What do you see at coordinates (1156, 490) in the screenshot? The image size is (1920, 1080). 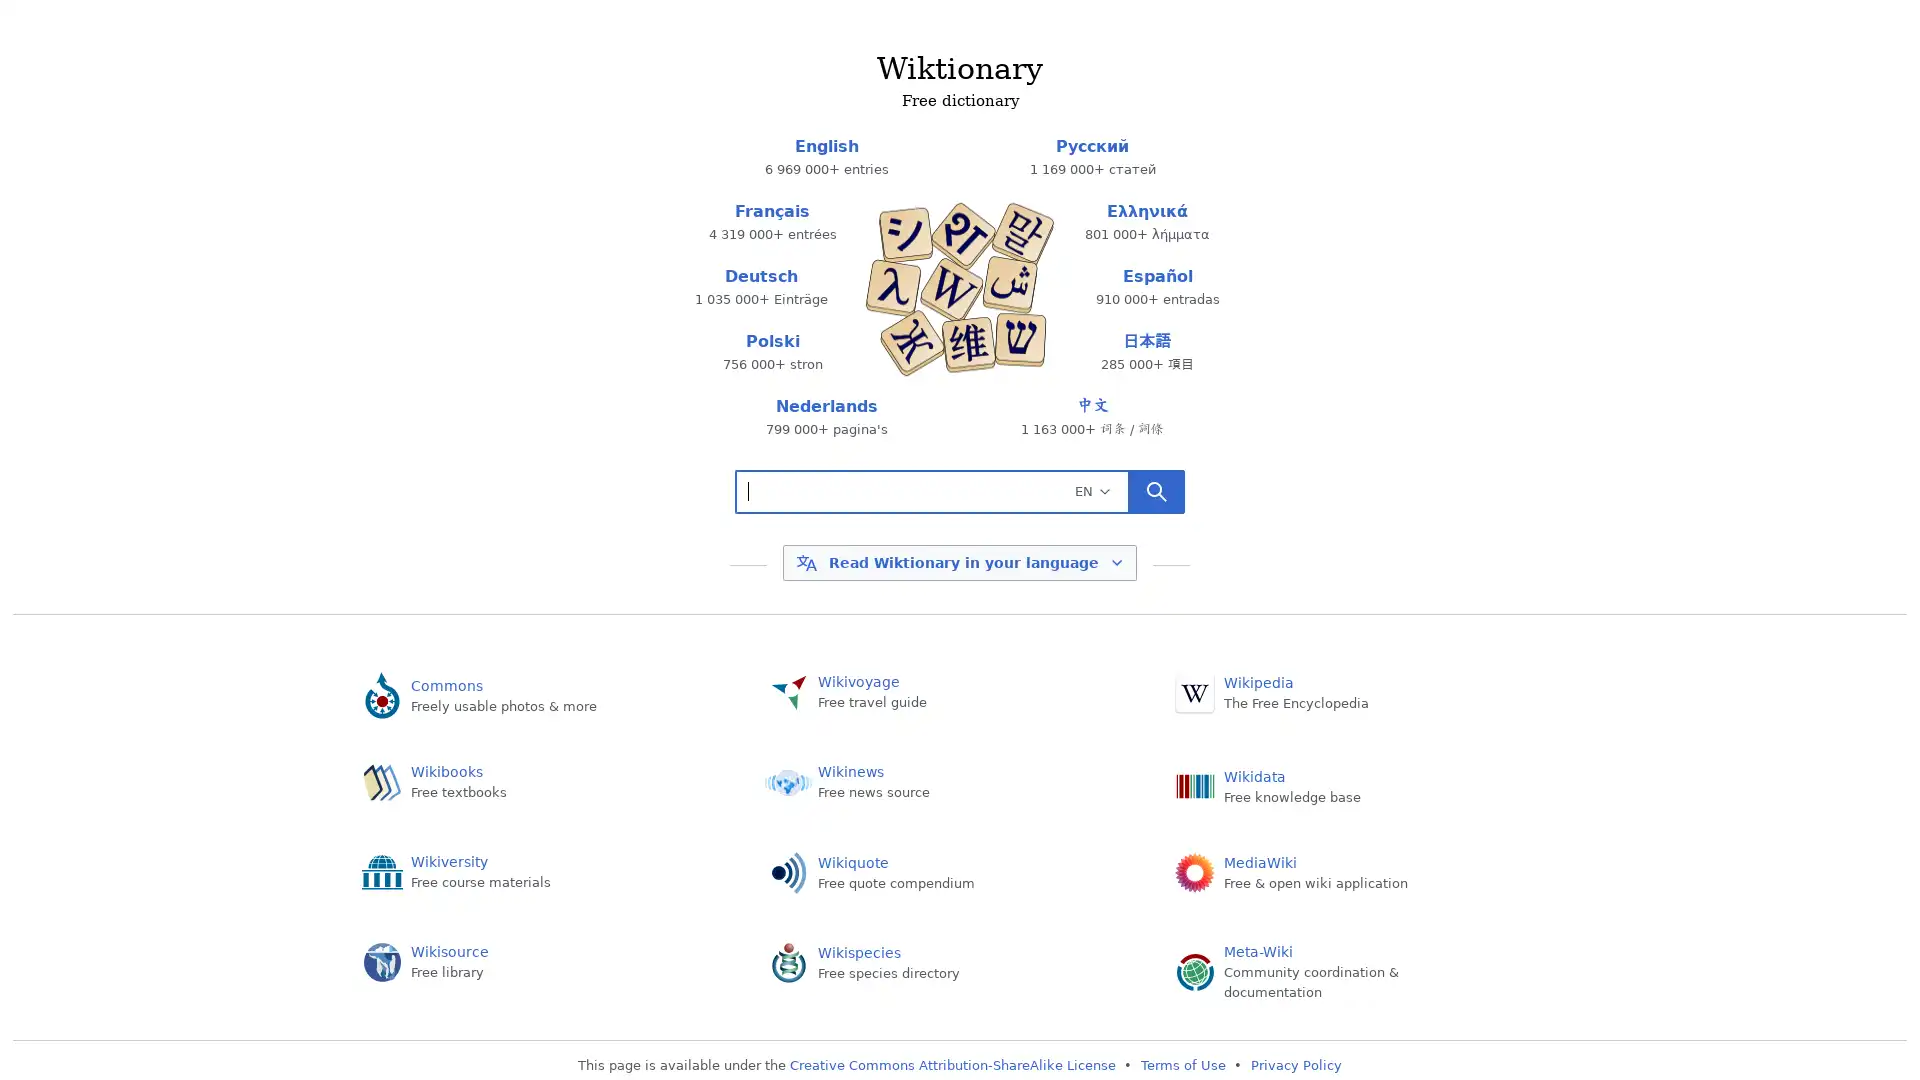 I see `Search` at bounding box center [1156, 490].